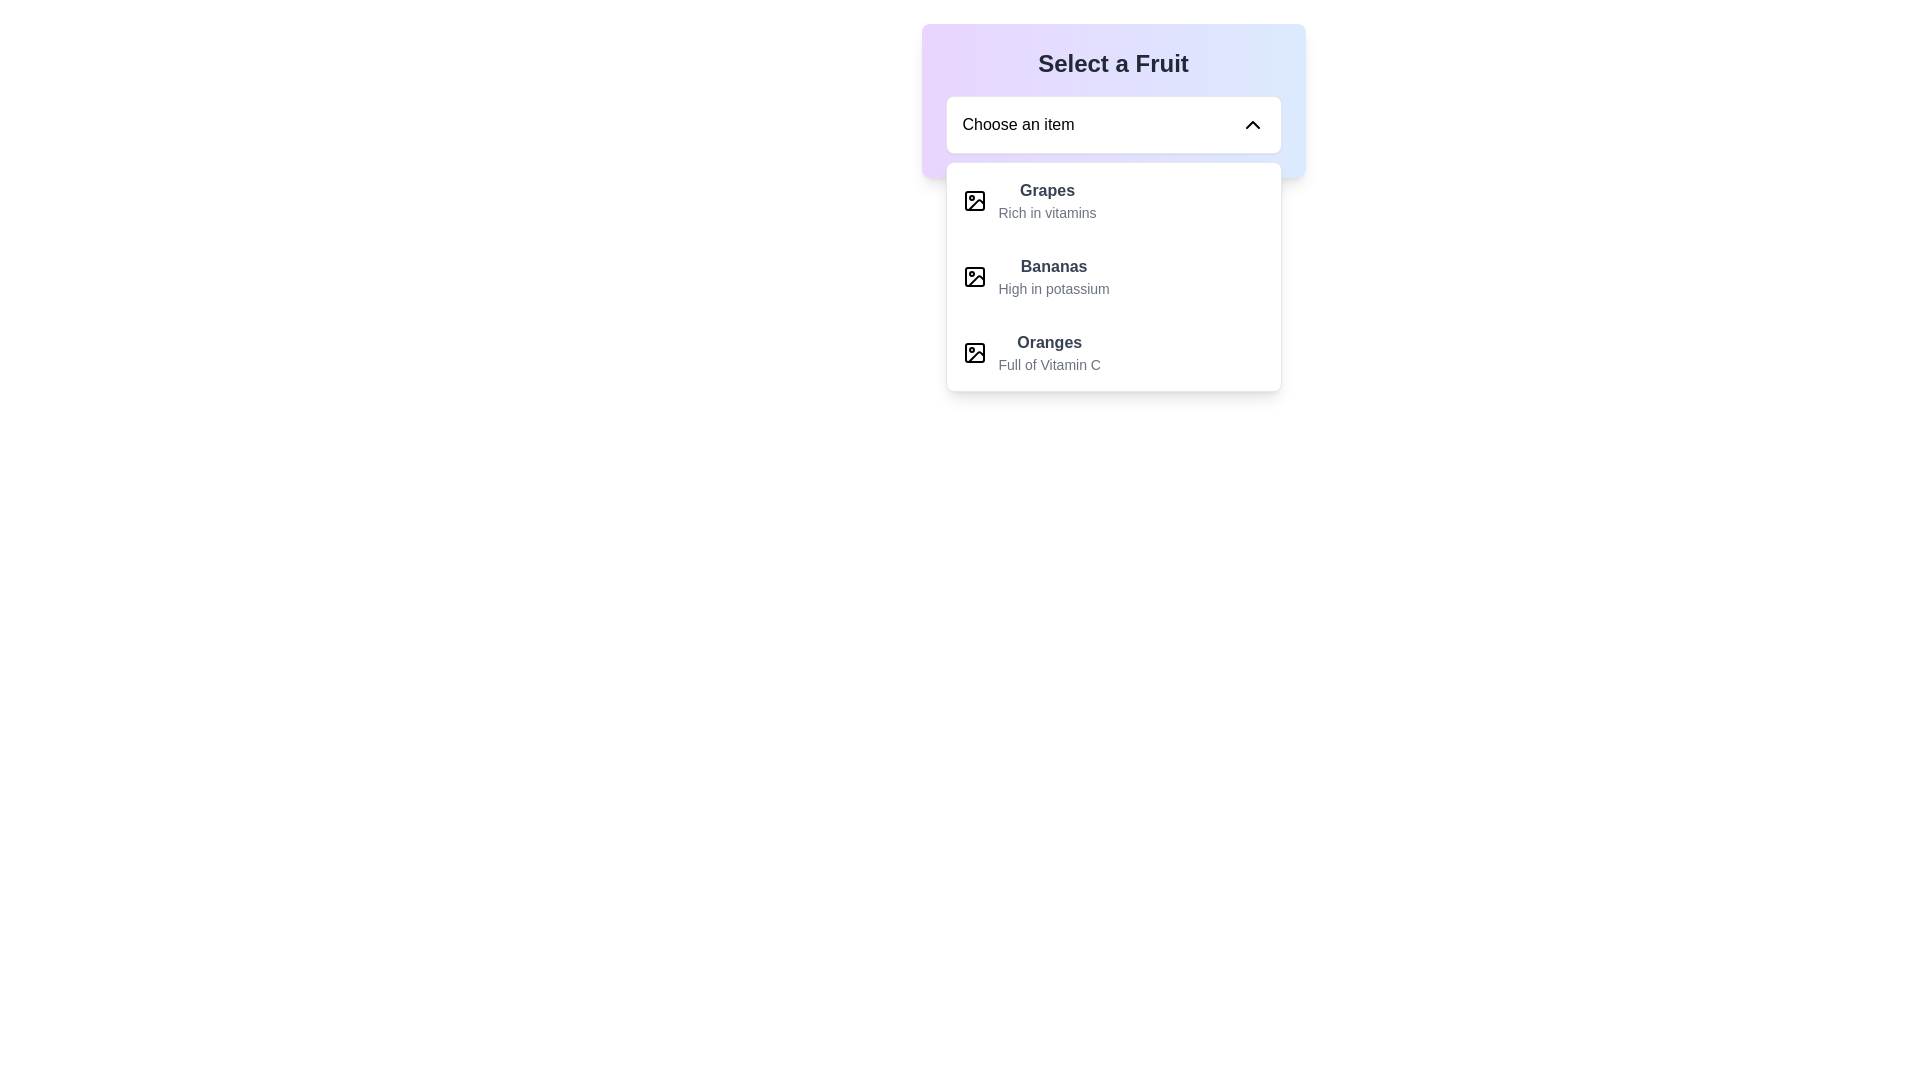  Describe the element at coordinates (1048, 342) in the screenshot. I see `the text label displaying 'Oranges' in bold` at that location.